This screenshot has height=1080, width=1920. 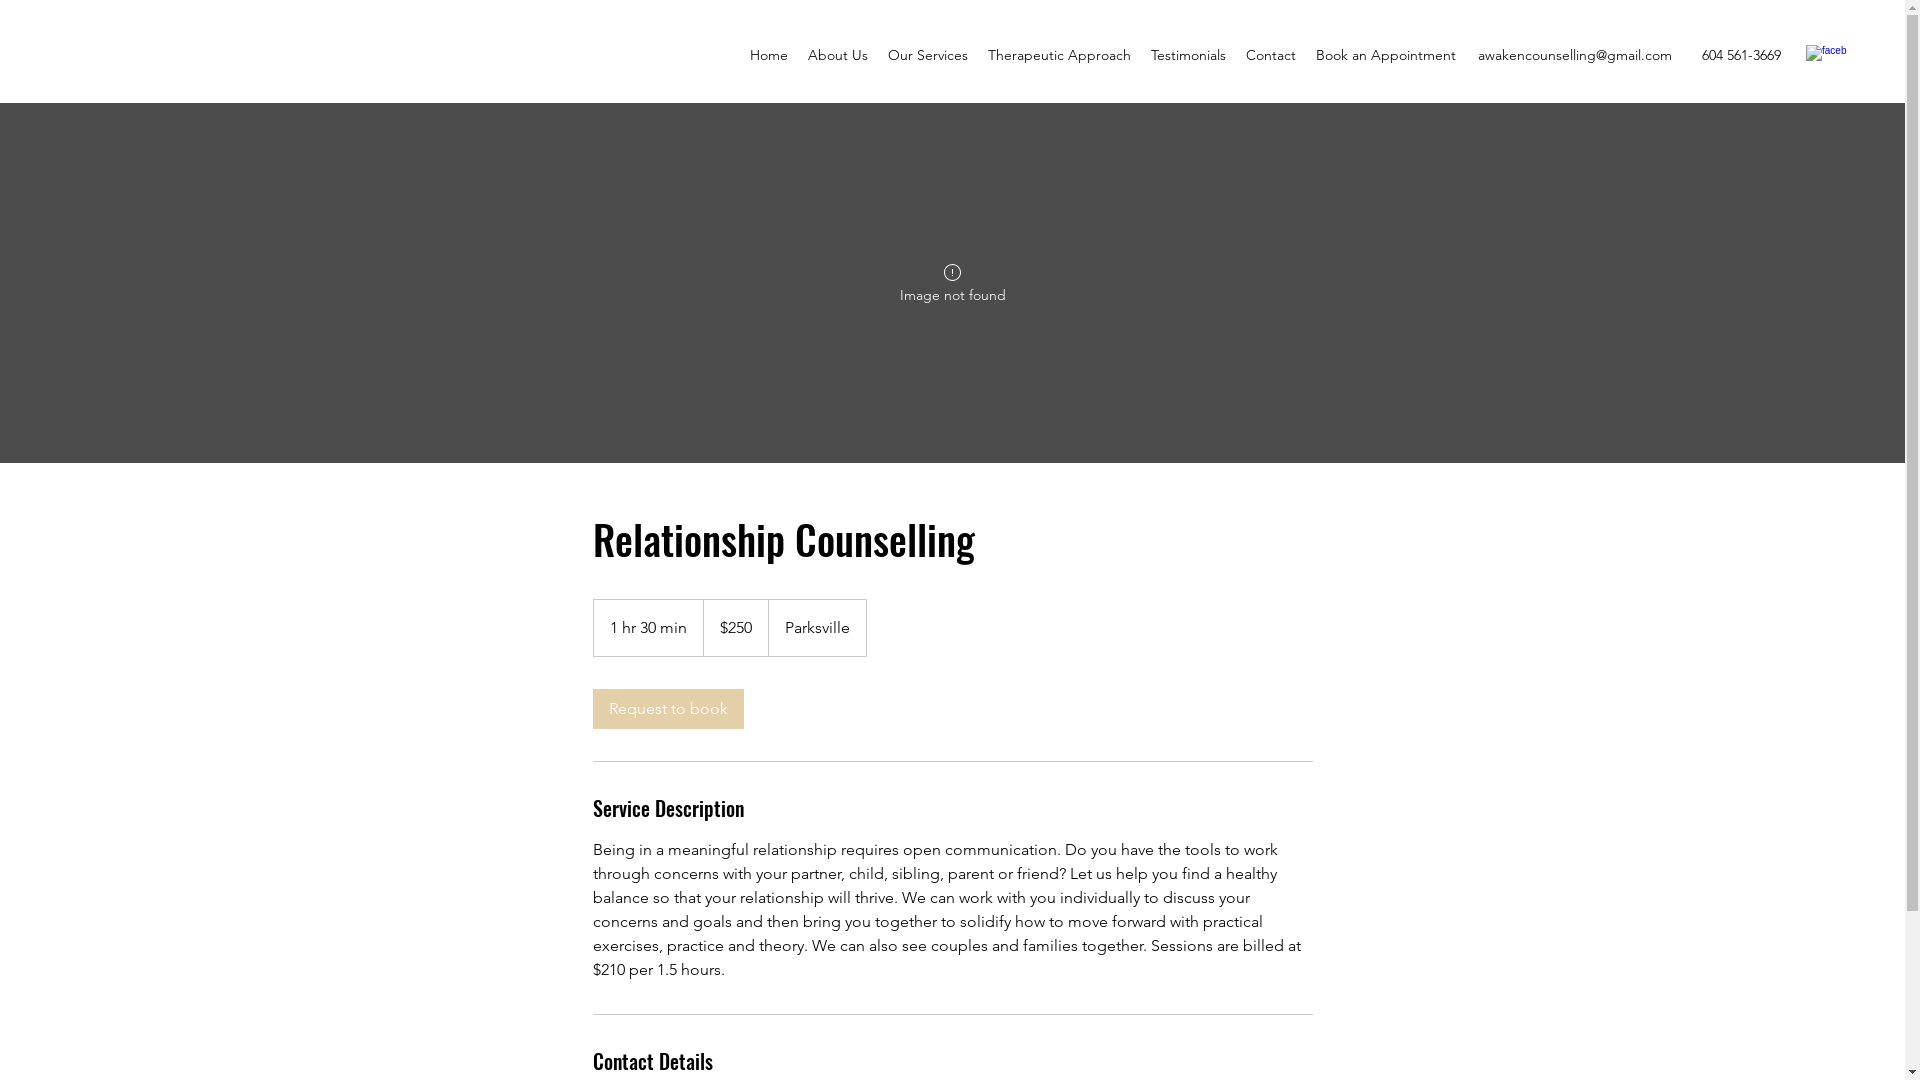 What do you see at coordinates (1385, 53) in the screenshot?
I see `'Book an Appointment'` at bounding box center [1385, 53].